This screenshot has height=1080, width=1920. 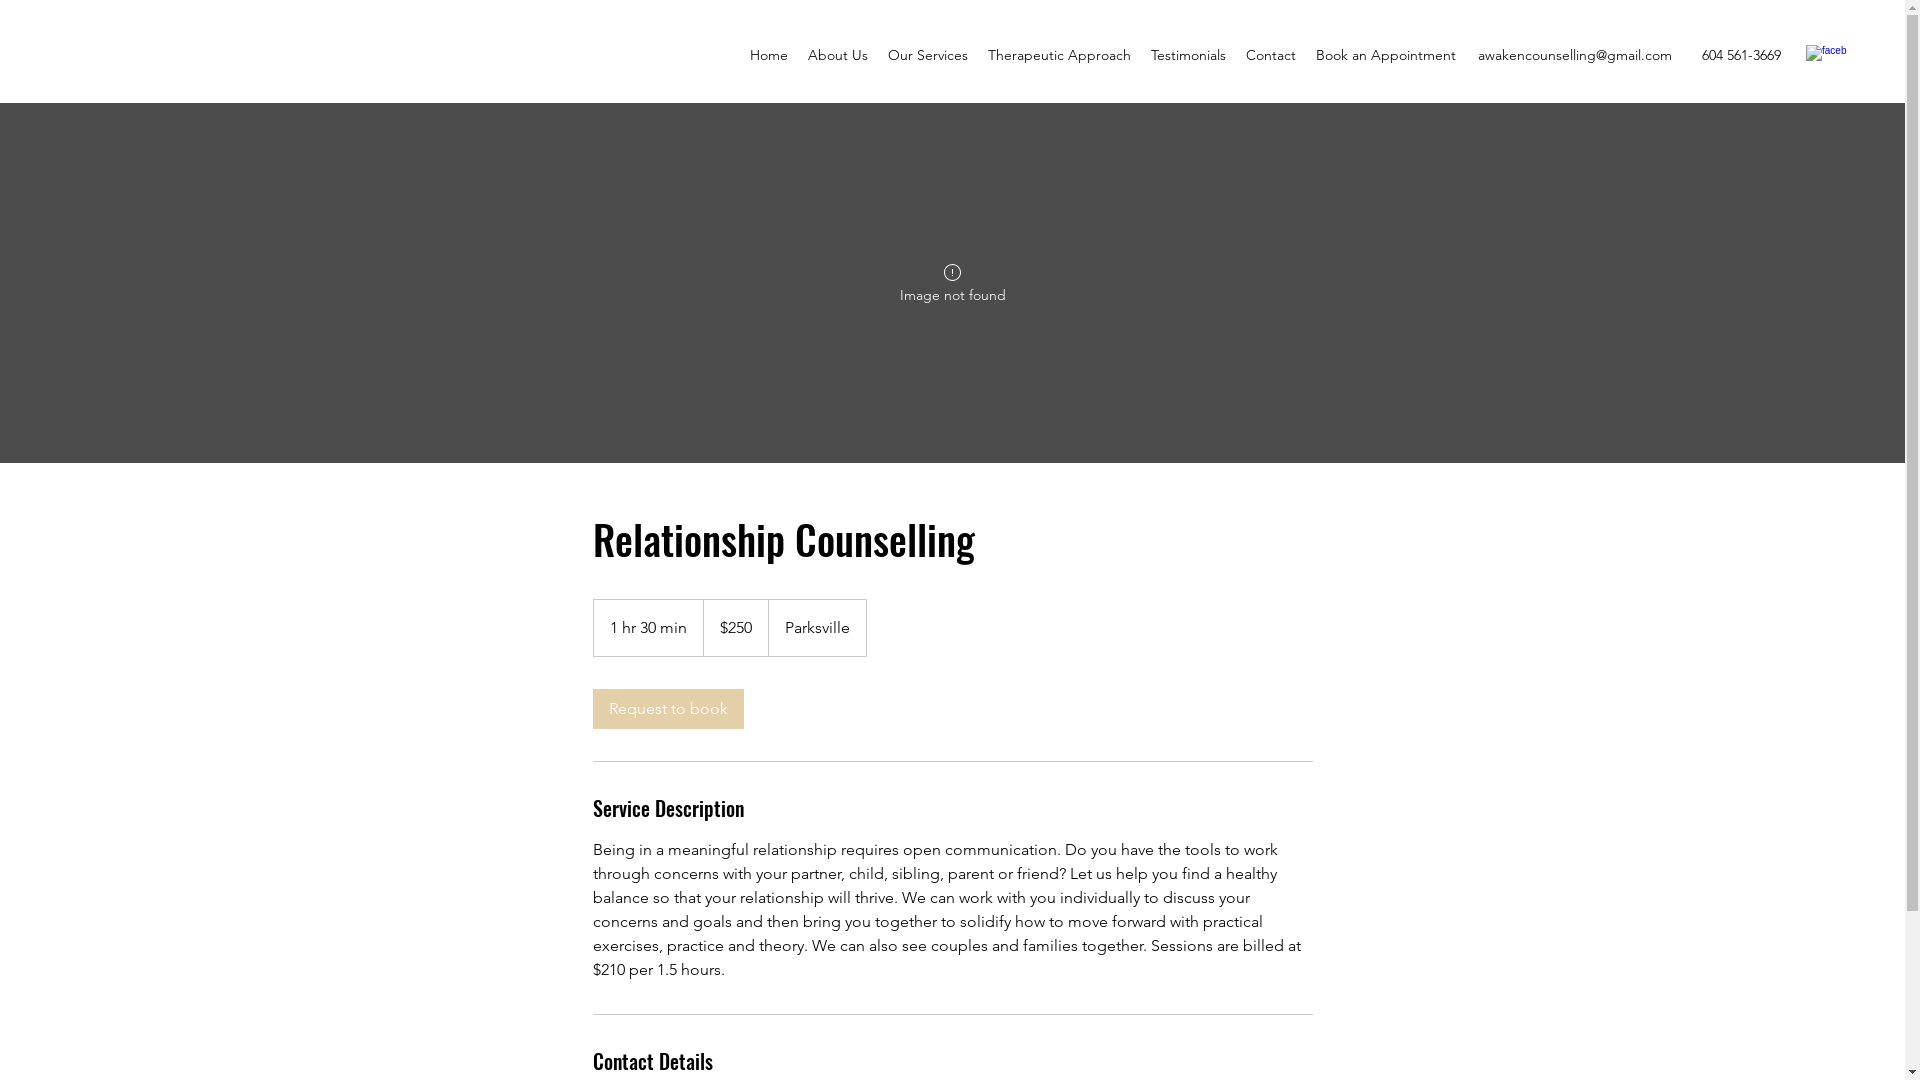 What do you see at coordinates (1385, 53) in the screenshot?
I see `'Book an Appointment'` at bounding box center [1385, 53].